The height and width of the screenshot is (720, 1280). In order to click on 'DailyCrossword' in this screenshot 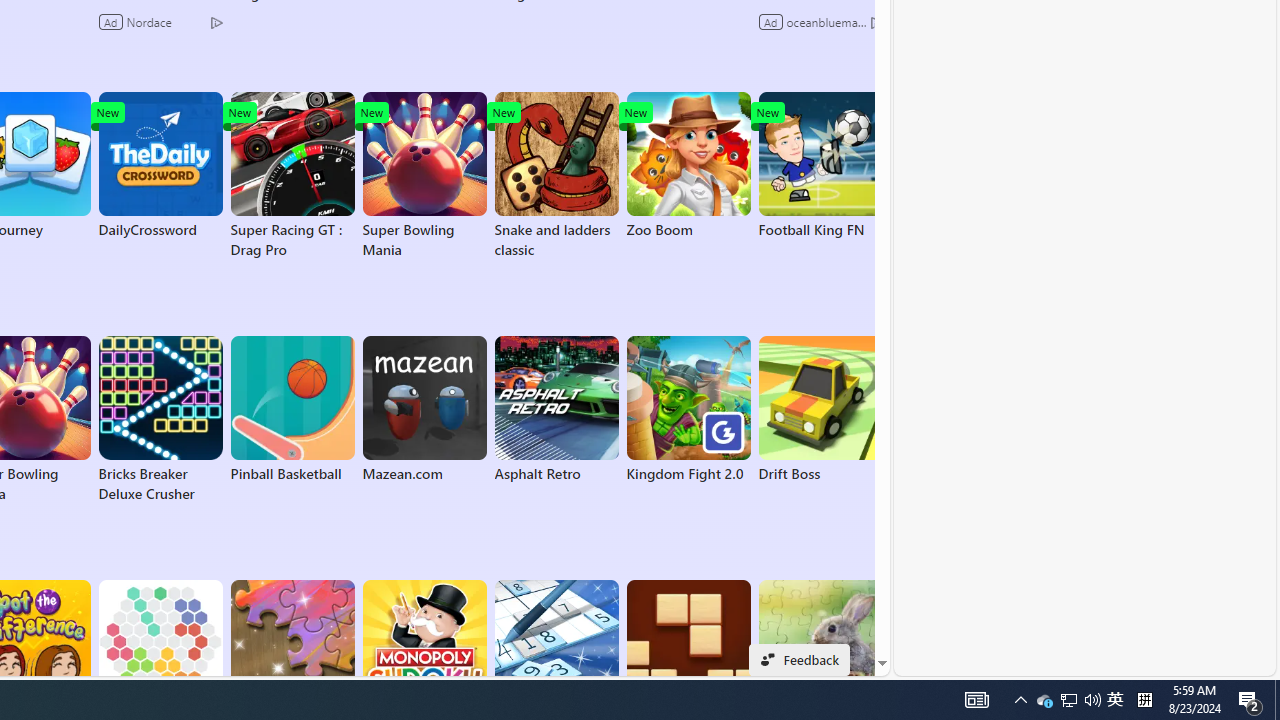, I will do `click(160, 164)`.